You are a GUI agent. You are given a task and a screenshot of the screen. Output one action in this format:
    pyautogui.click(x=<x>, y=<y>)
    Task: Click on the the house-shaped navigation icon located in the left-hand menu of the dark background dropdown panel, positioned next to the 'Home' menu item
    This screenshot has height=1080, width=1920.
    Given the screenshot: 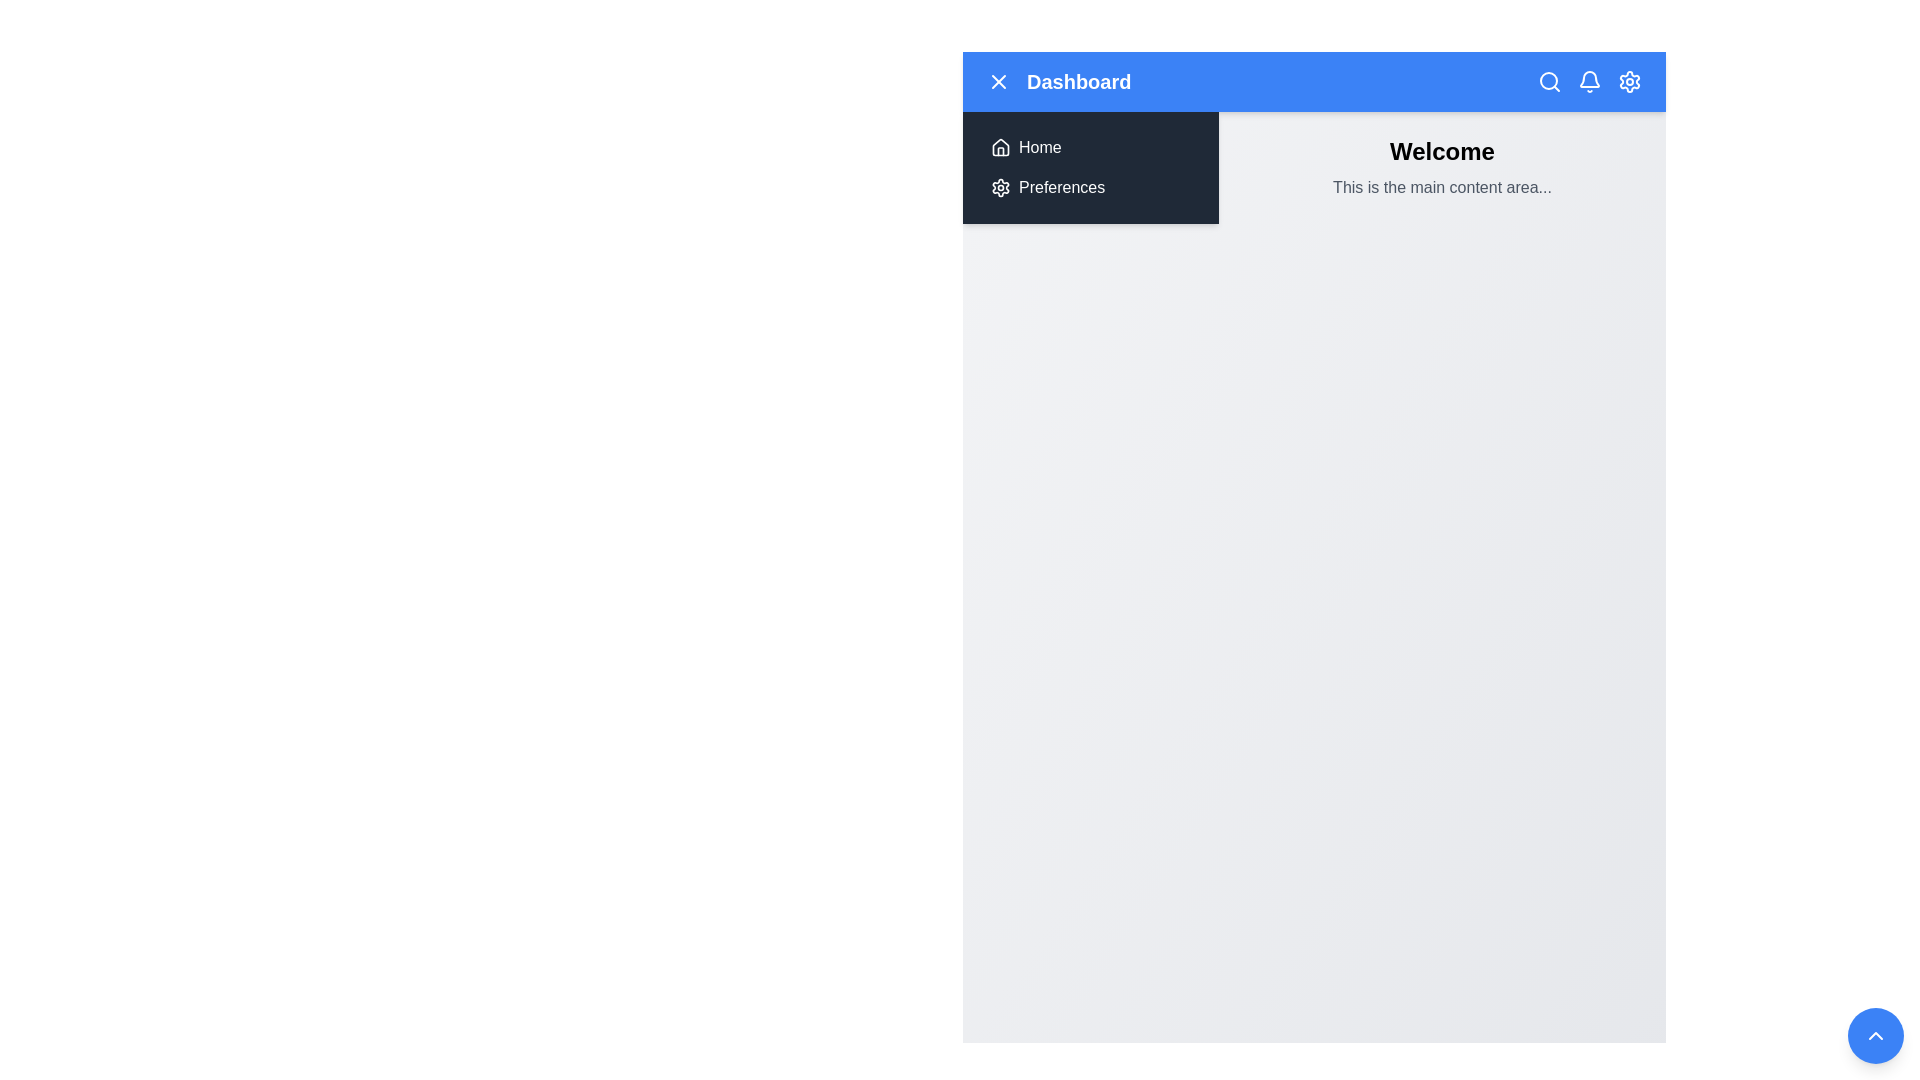 What is the action you would take?
    pyautogui.click(x=1001, y=145)
    